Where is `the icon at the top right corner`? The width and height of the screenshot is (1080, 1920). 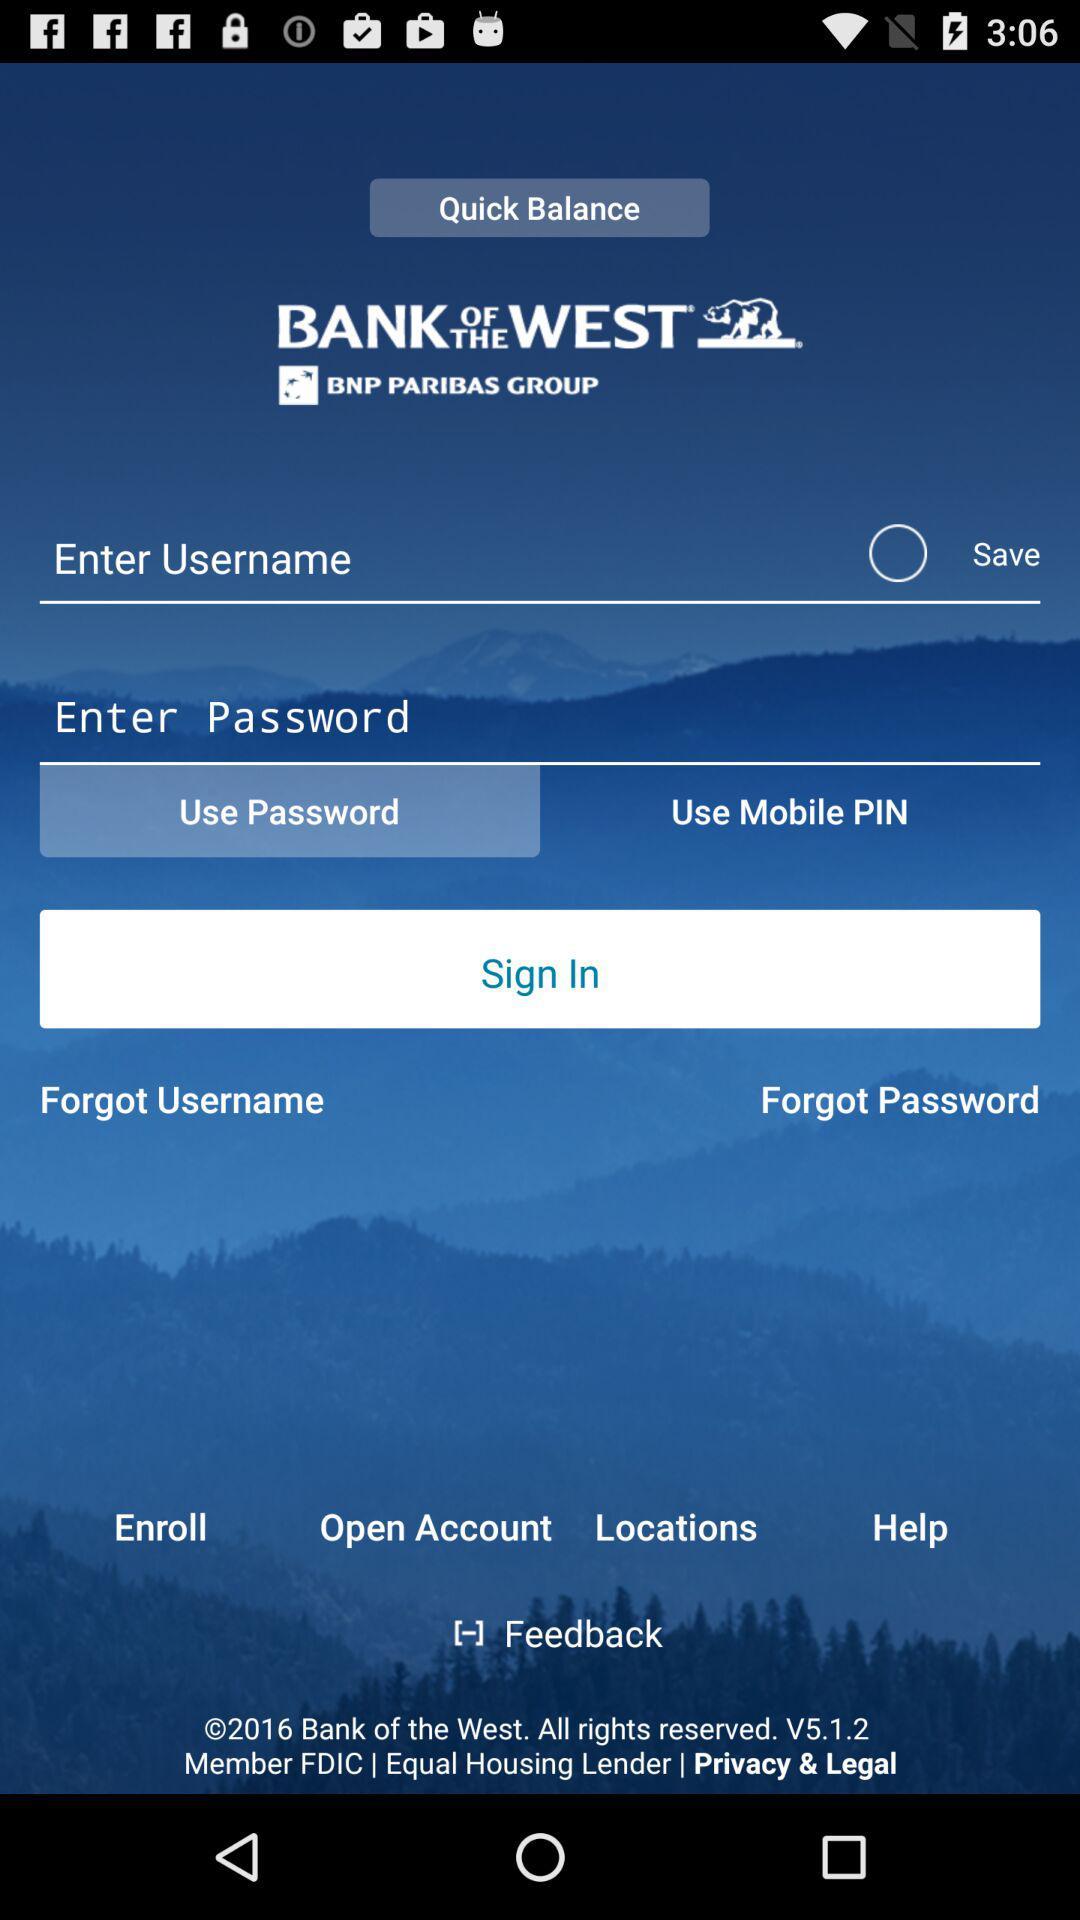 the icon at the top right corner is located at coordinates (928, 553).